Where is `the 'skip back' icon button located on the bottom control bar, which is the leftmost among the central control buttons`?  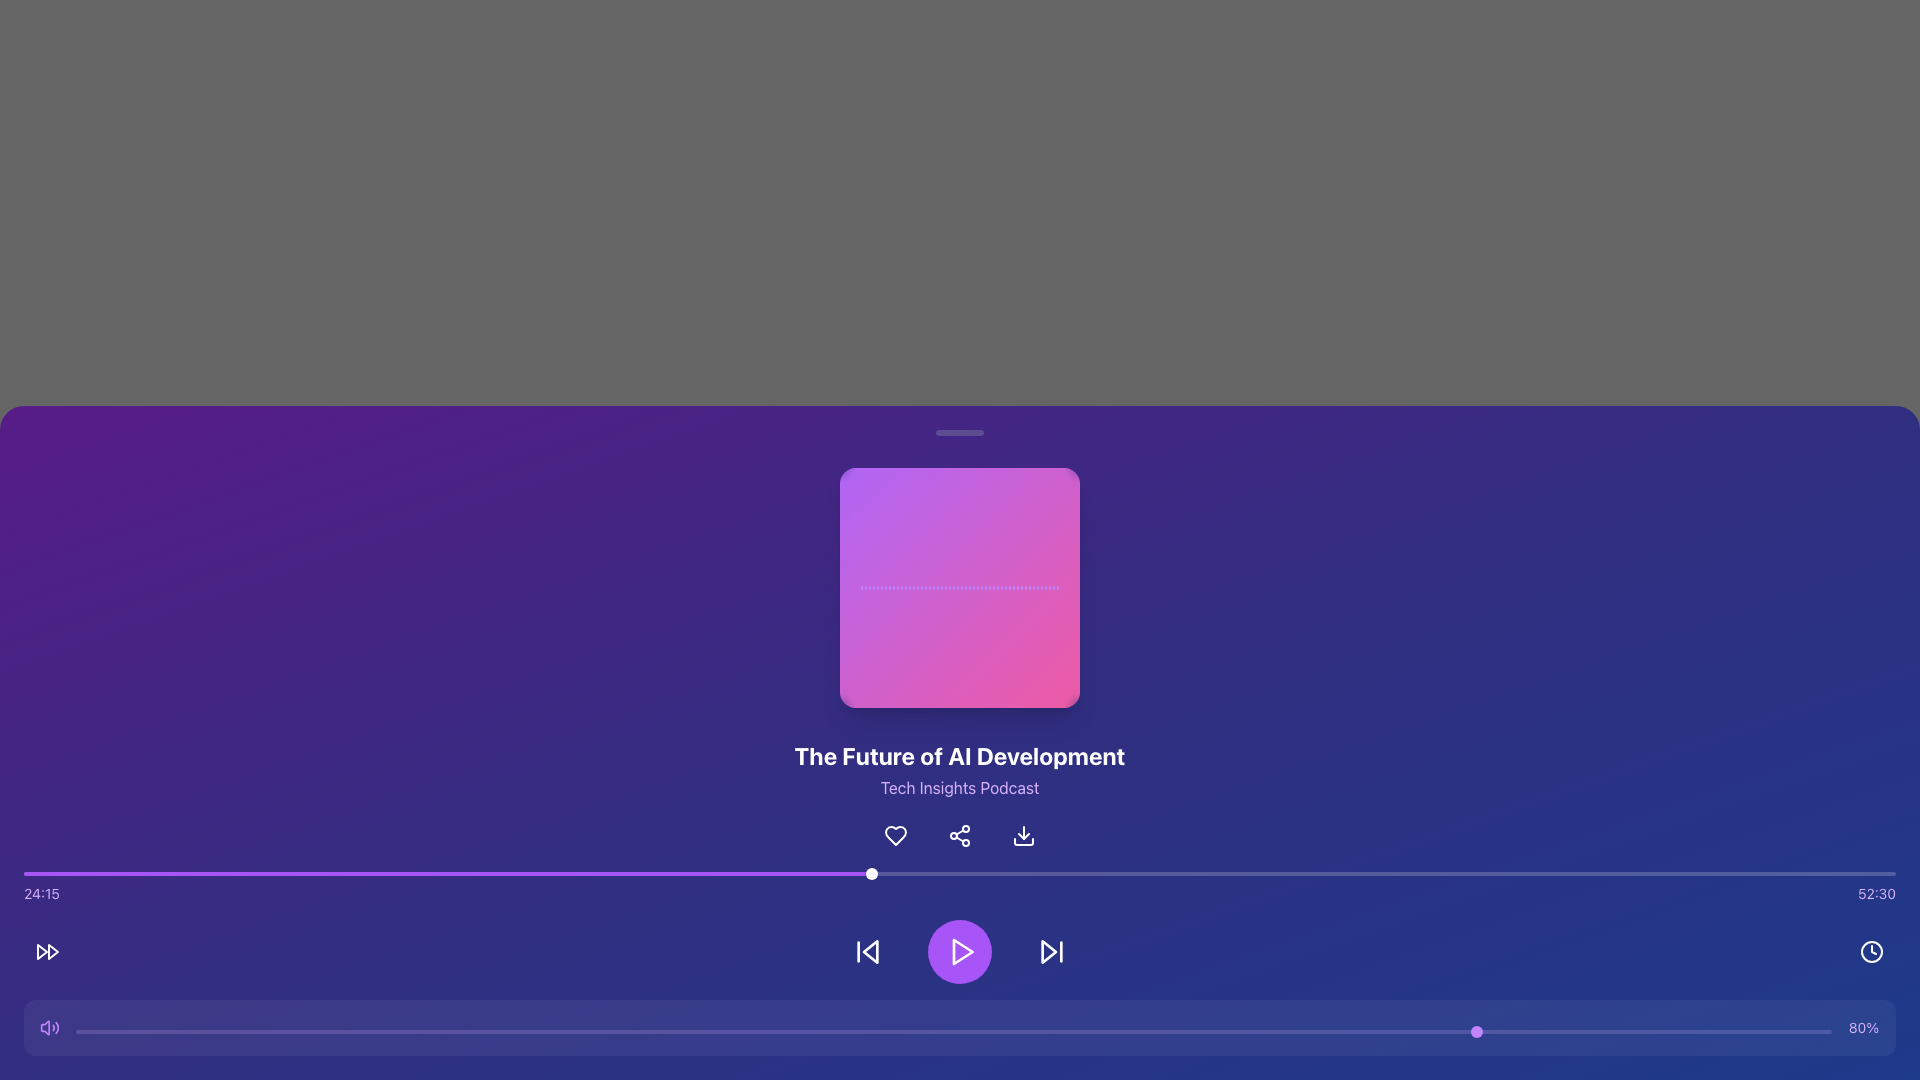
the 'skip back' icon button located on the bottom control bar, which is the leftmost among the central control buttons is located at coordinates (869, 951).